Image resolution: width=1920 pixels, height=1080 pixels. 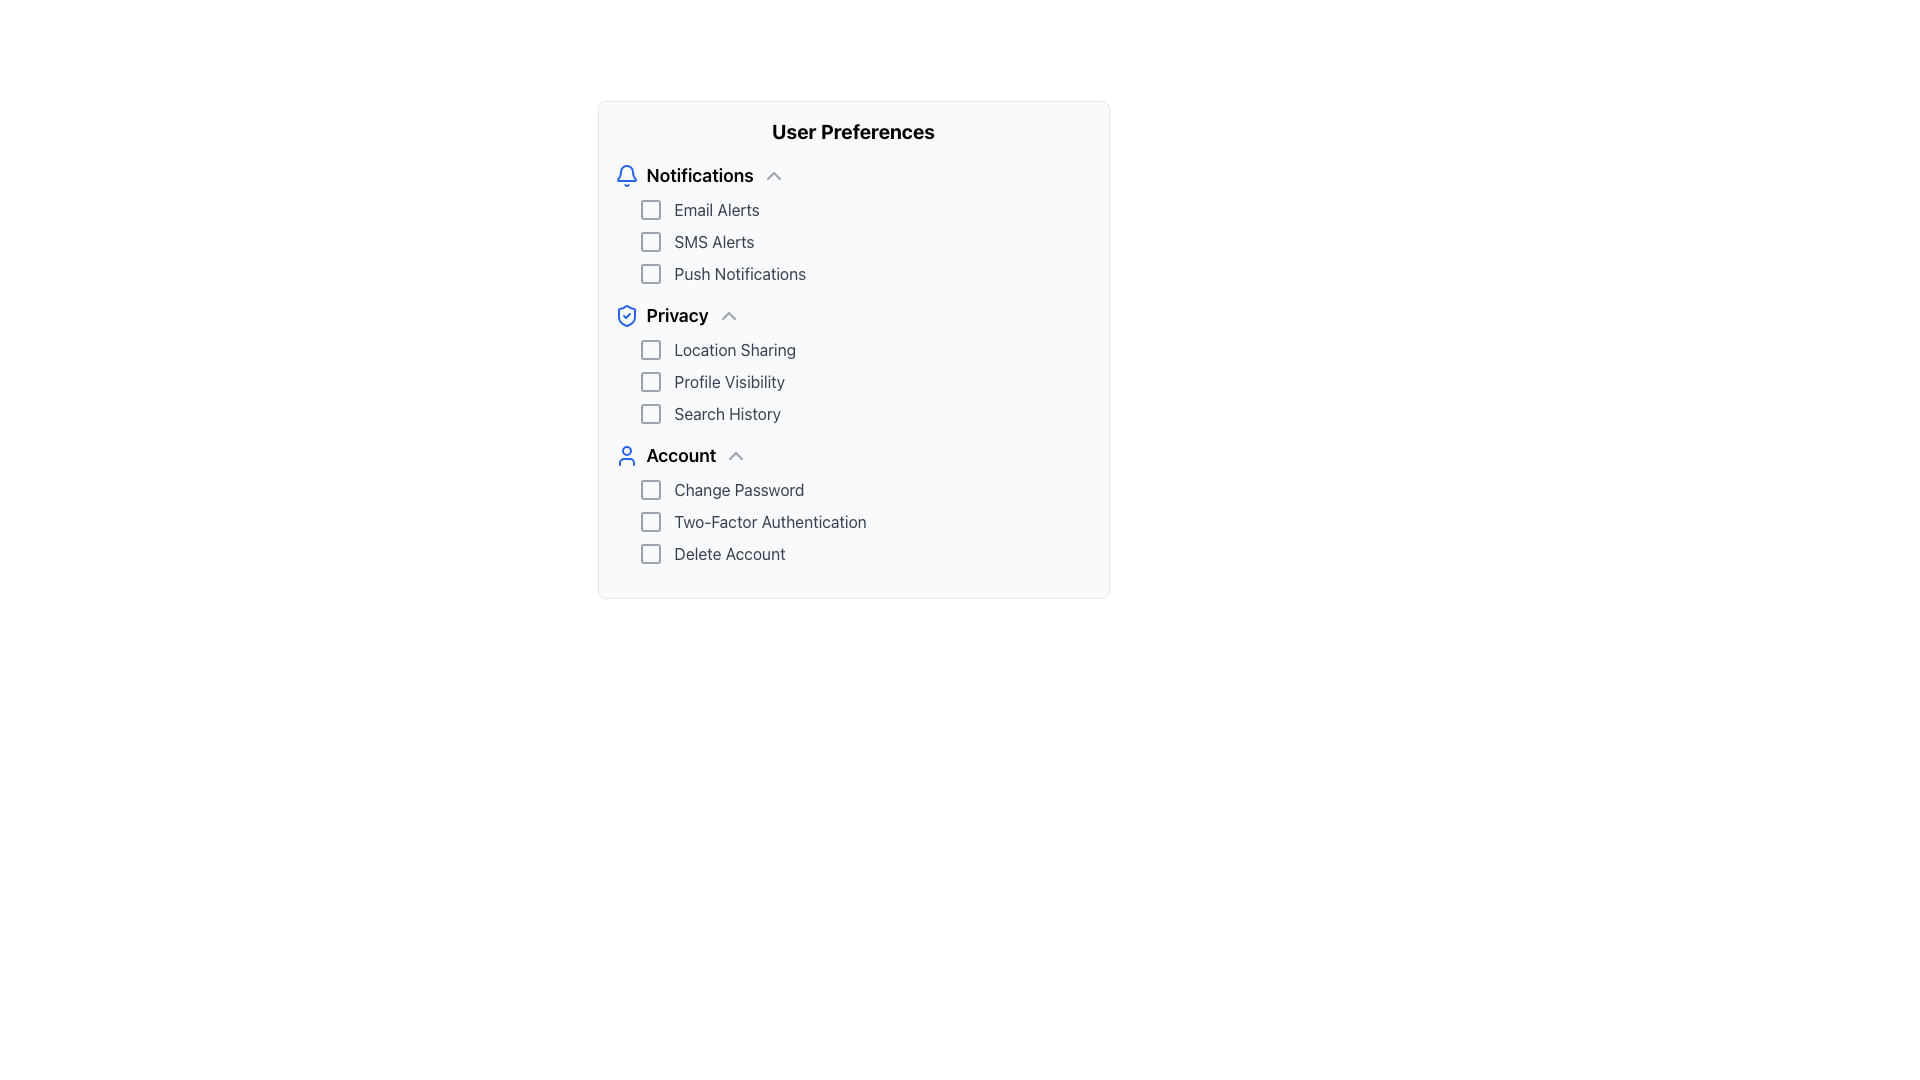 What do you see at coordinates (853, 520) in the screenshot?
I see `contents of the text list located under the 'Account' section in the 'User Preferences' interface, which includes 'Change Password', 'Two-Factor Authentication', and 'Delete Account'` at bounding box center [853, 520].